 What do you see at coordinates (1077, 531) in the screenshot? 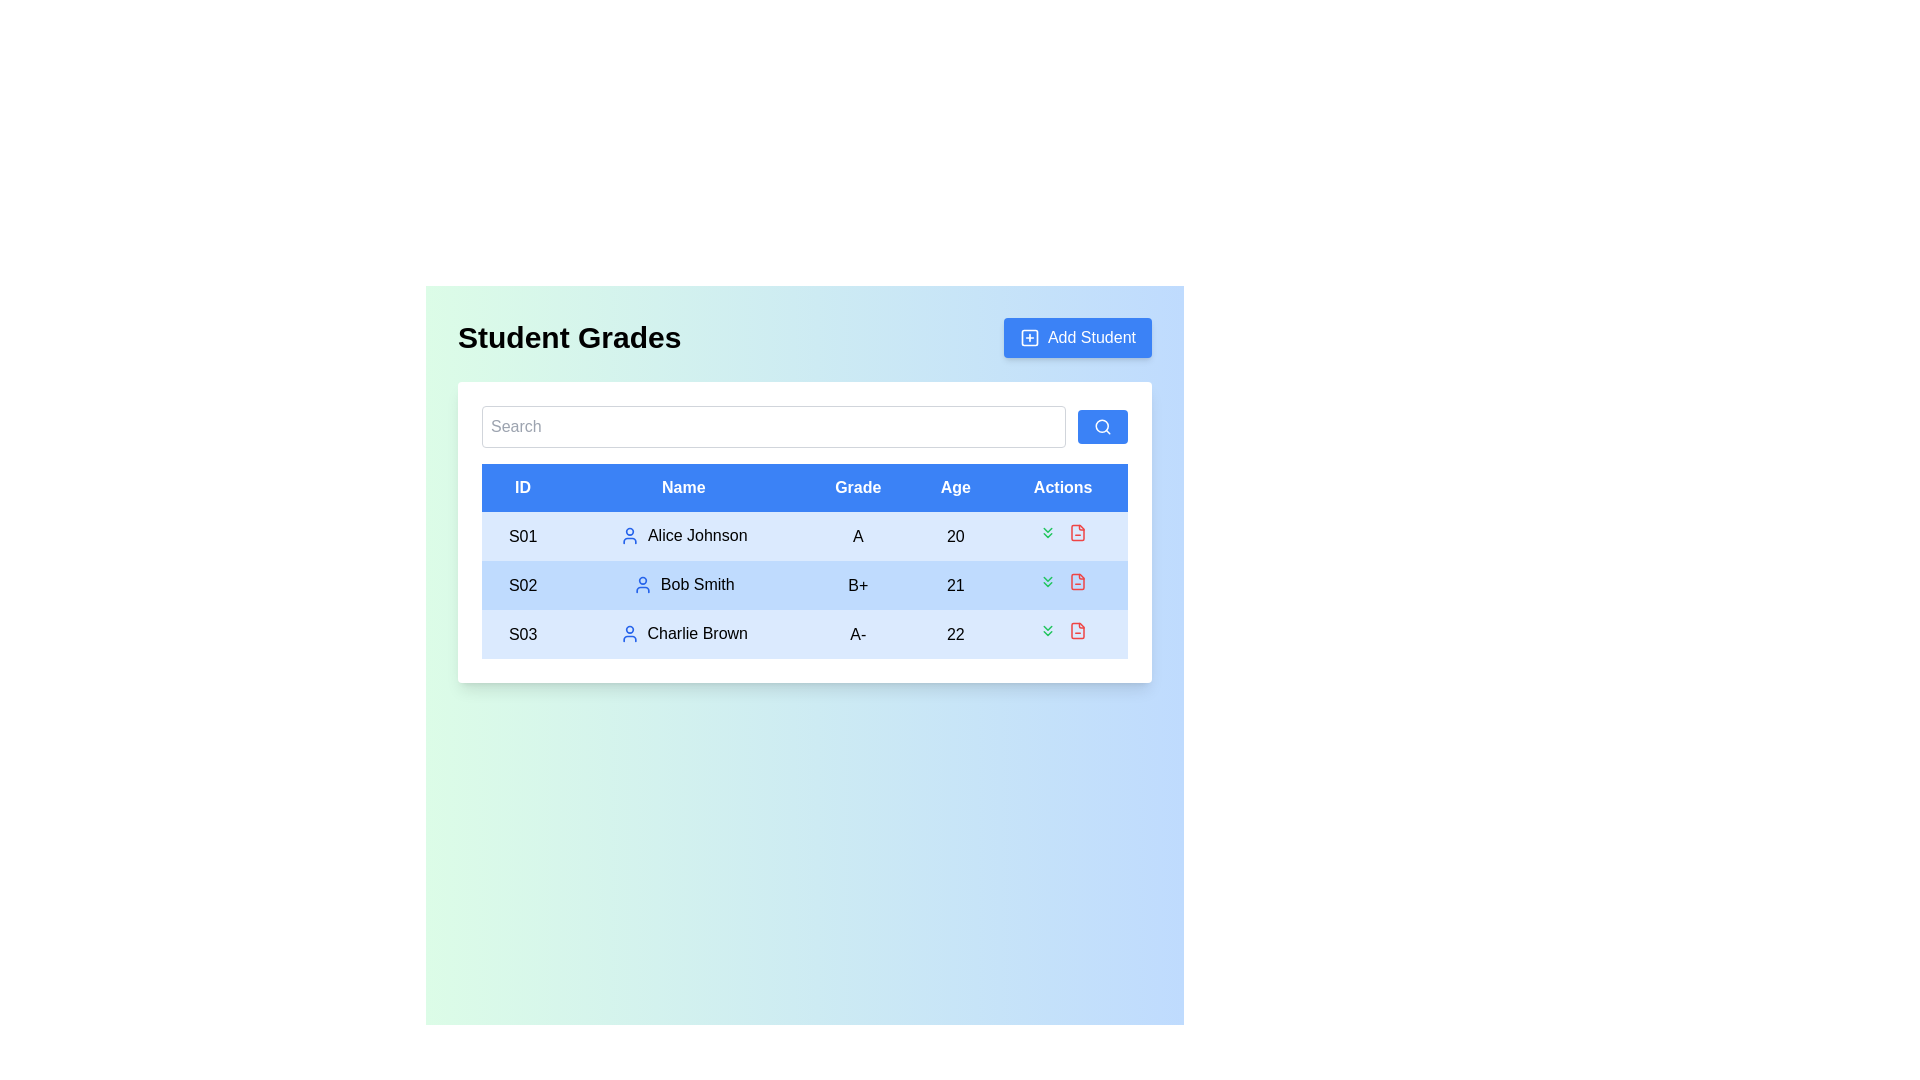
I see `the graphical icon resembling a sheet of paper located in the Action column of the third row of the user interface table` at bounding box center [1077, 531].